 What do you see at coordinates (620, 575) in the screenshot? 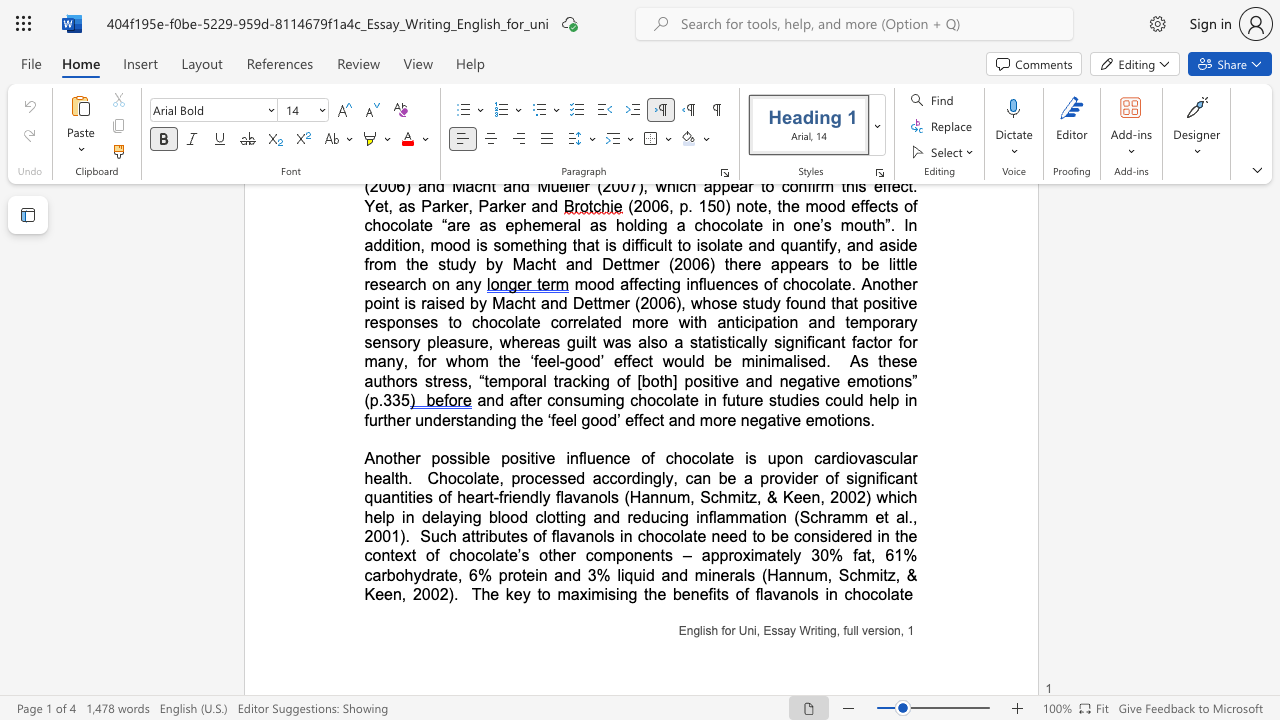
I see `the subset text "iquid and min" within the text "Such attributes of flavanols in chocolate need to be considered in the context of chocolate’s other components – approximately 30% fat, 61% carbohydrate, 6% protein and 3% liquid and minerals (Hannum, Sch"` at bounding box center [620, 575].